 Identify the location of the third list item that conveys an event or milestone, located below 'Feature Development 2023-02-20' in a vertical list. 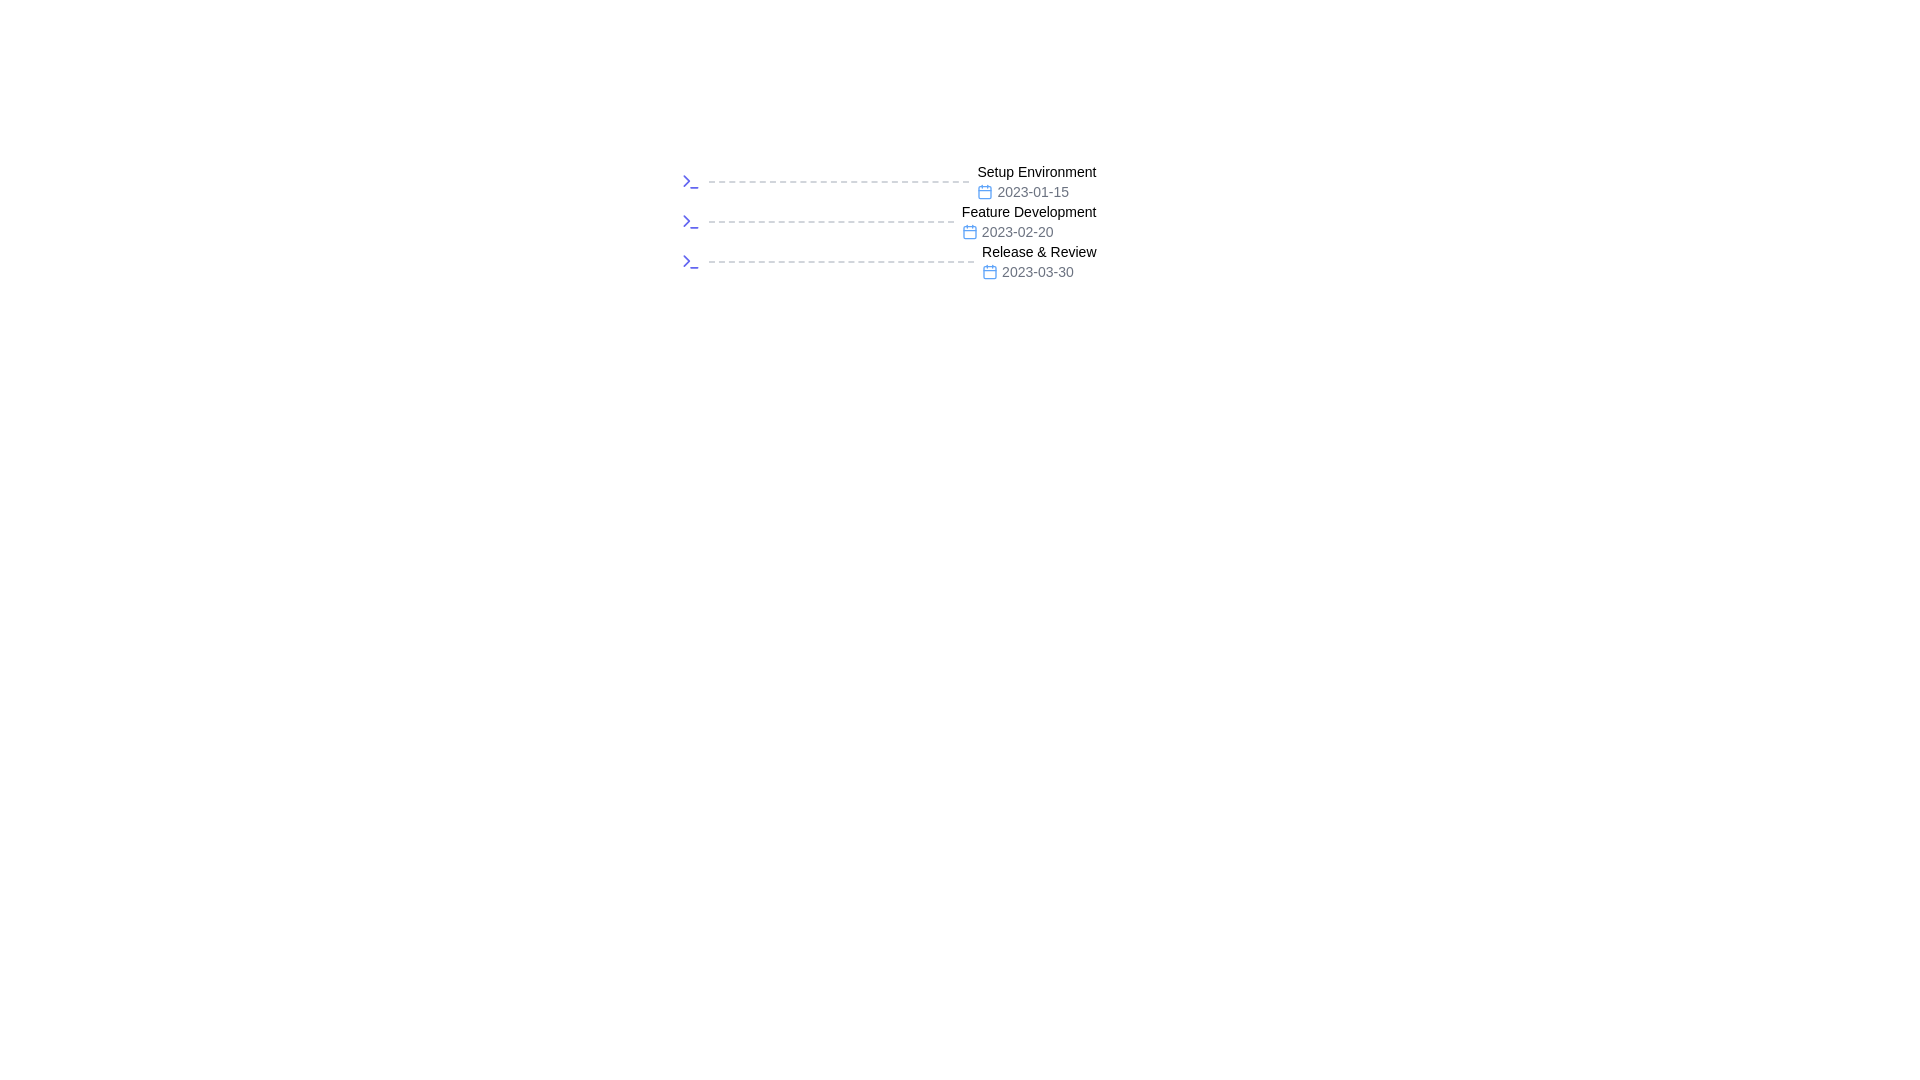
(887, 261).